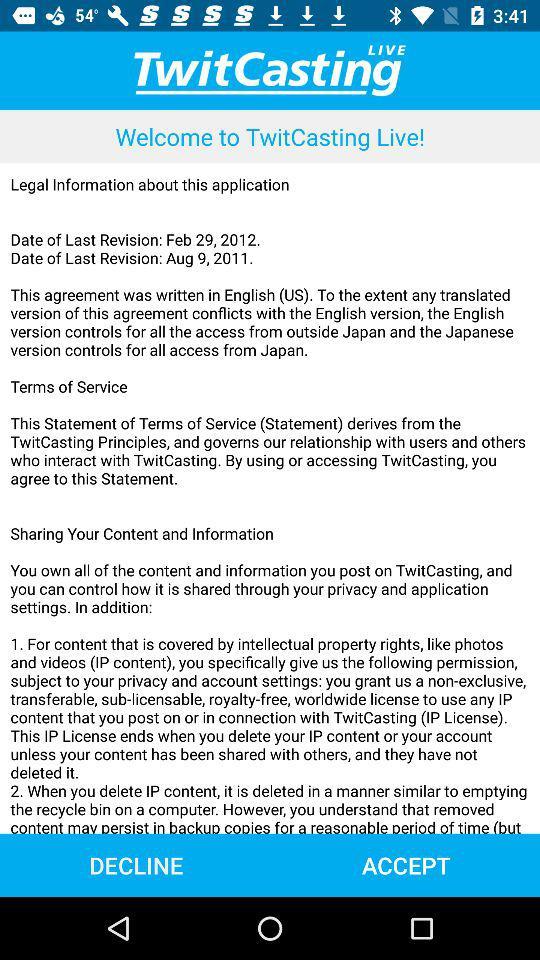 The height and width of the screenshot is (960, 540). What do you see at coordinates (135, 864) in the screenshot?
I see `item at the bottom left corner` at bounding box center [135, 864].